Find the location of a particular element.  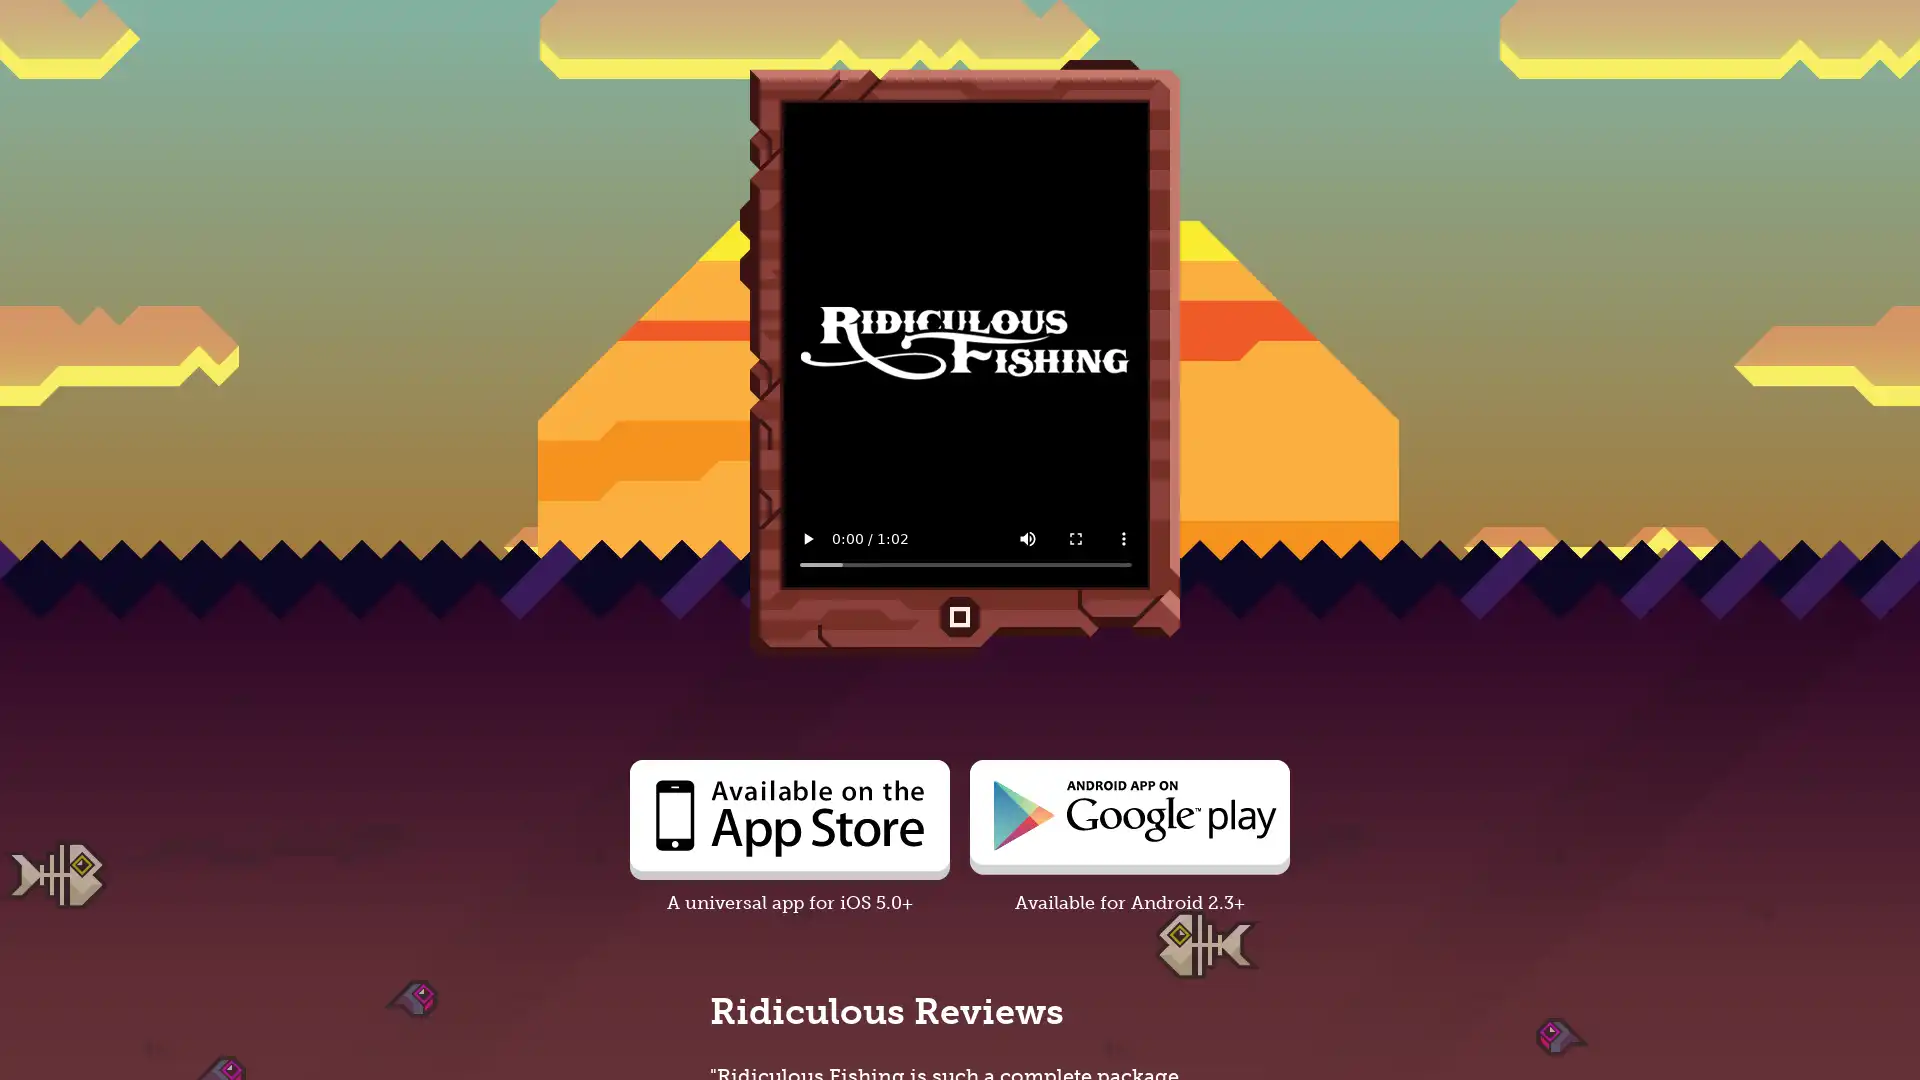

enter full screen is located at coordinates (1074, 538).